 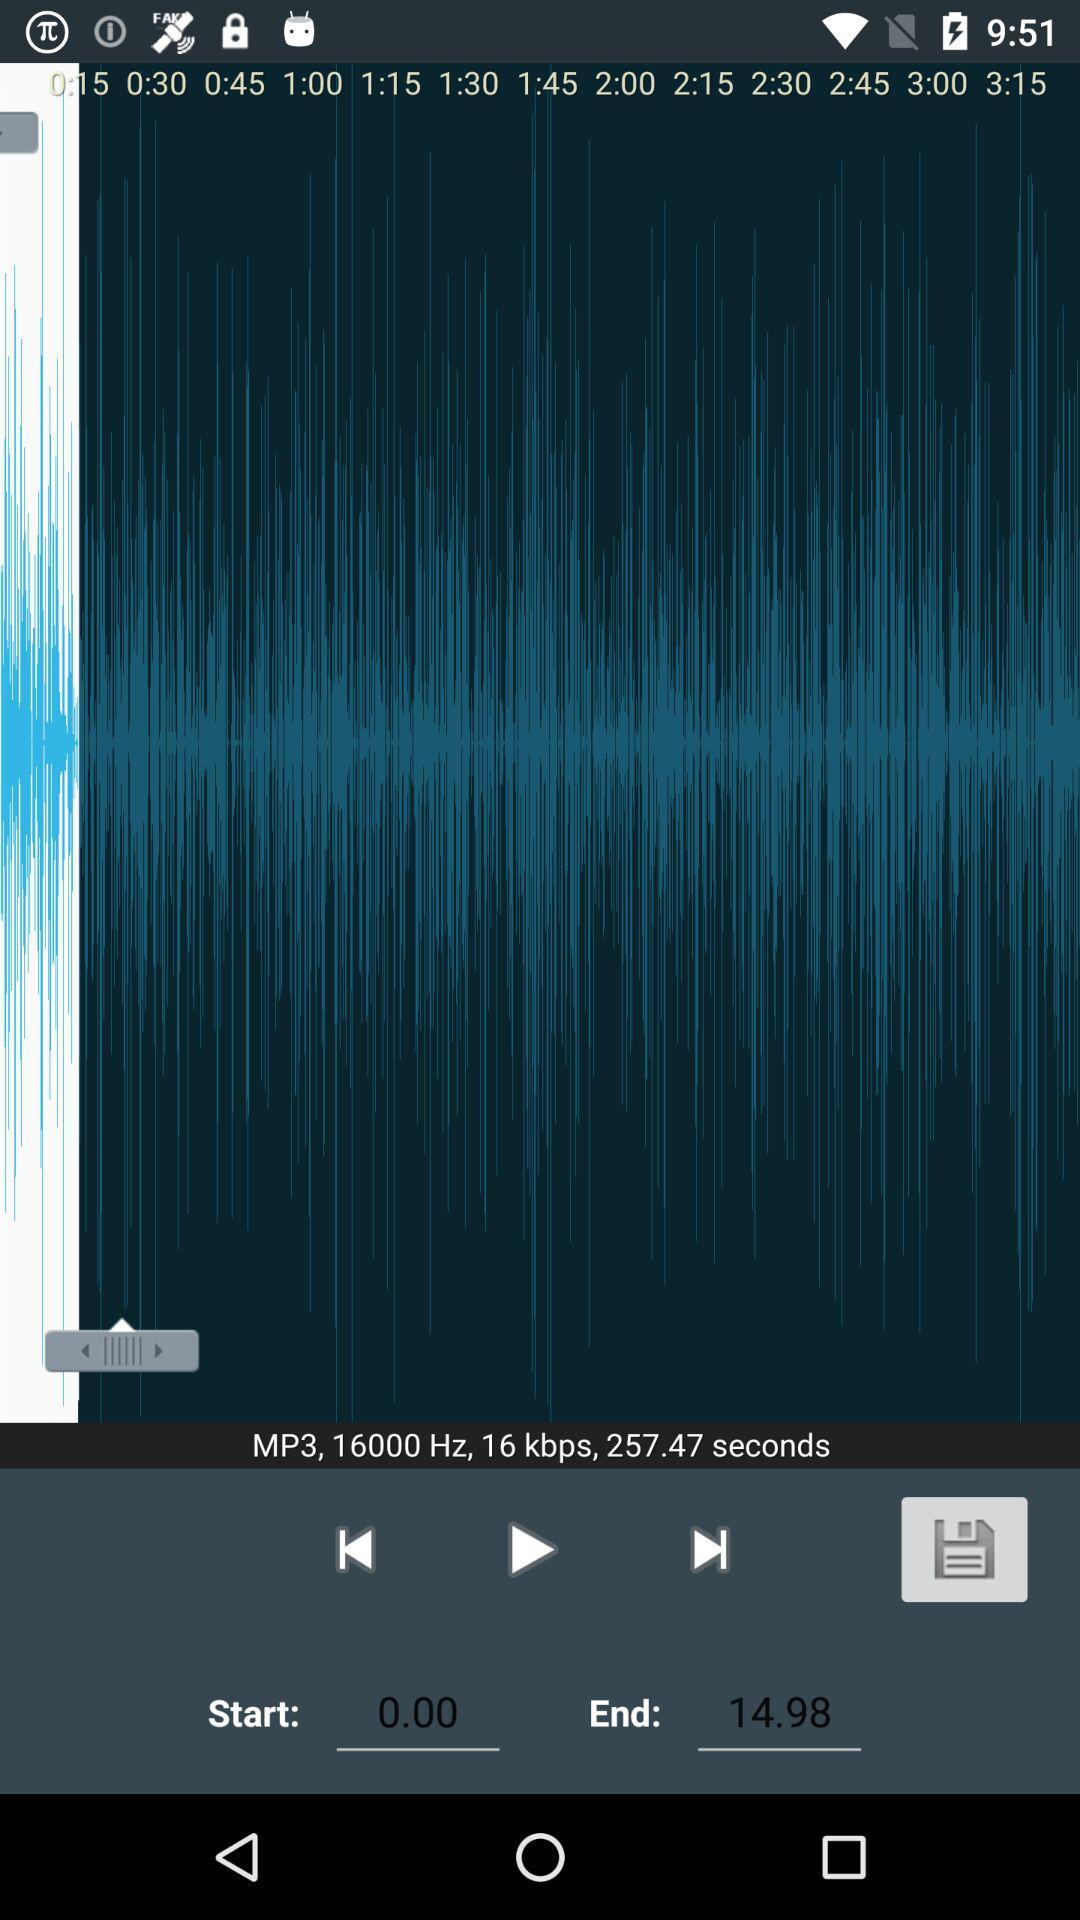 I want to click on the play button, so click(x=531, y=1548).